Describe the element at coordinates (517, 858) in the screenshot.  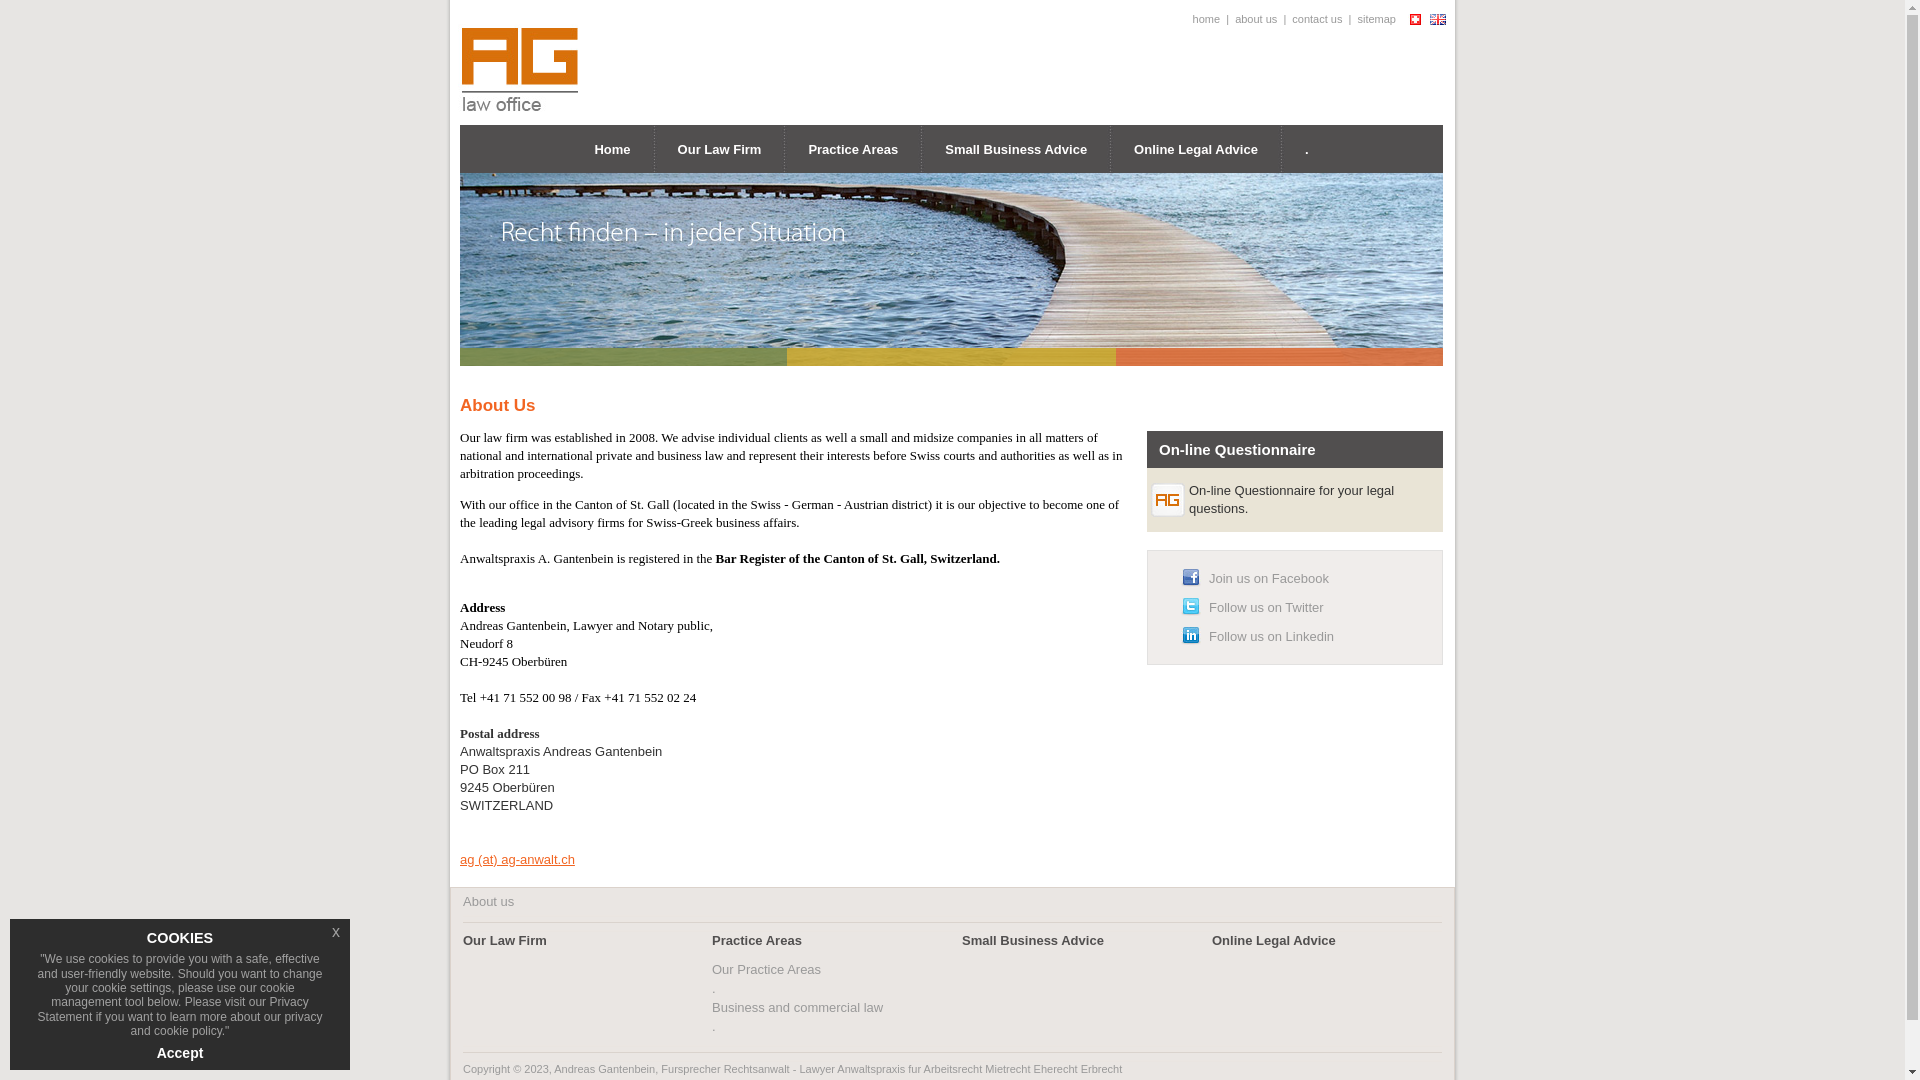
I see `'ag (at) ag-anwalt.ch'` at that location.